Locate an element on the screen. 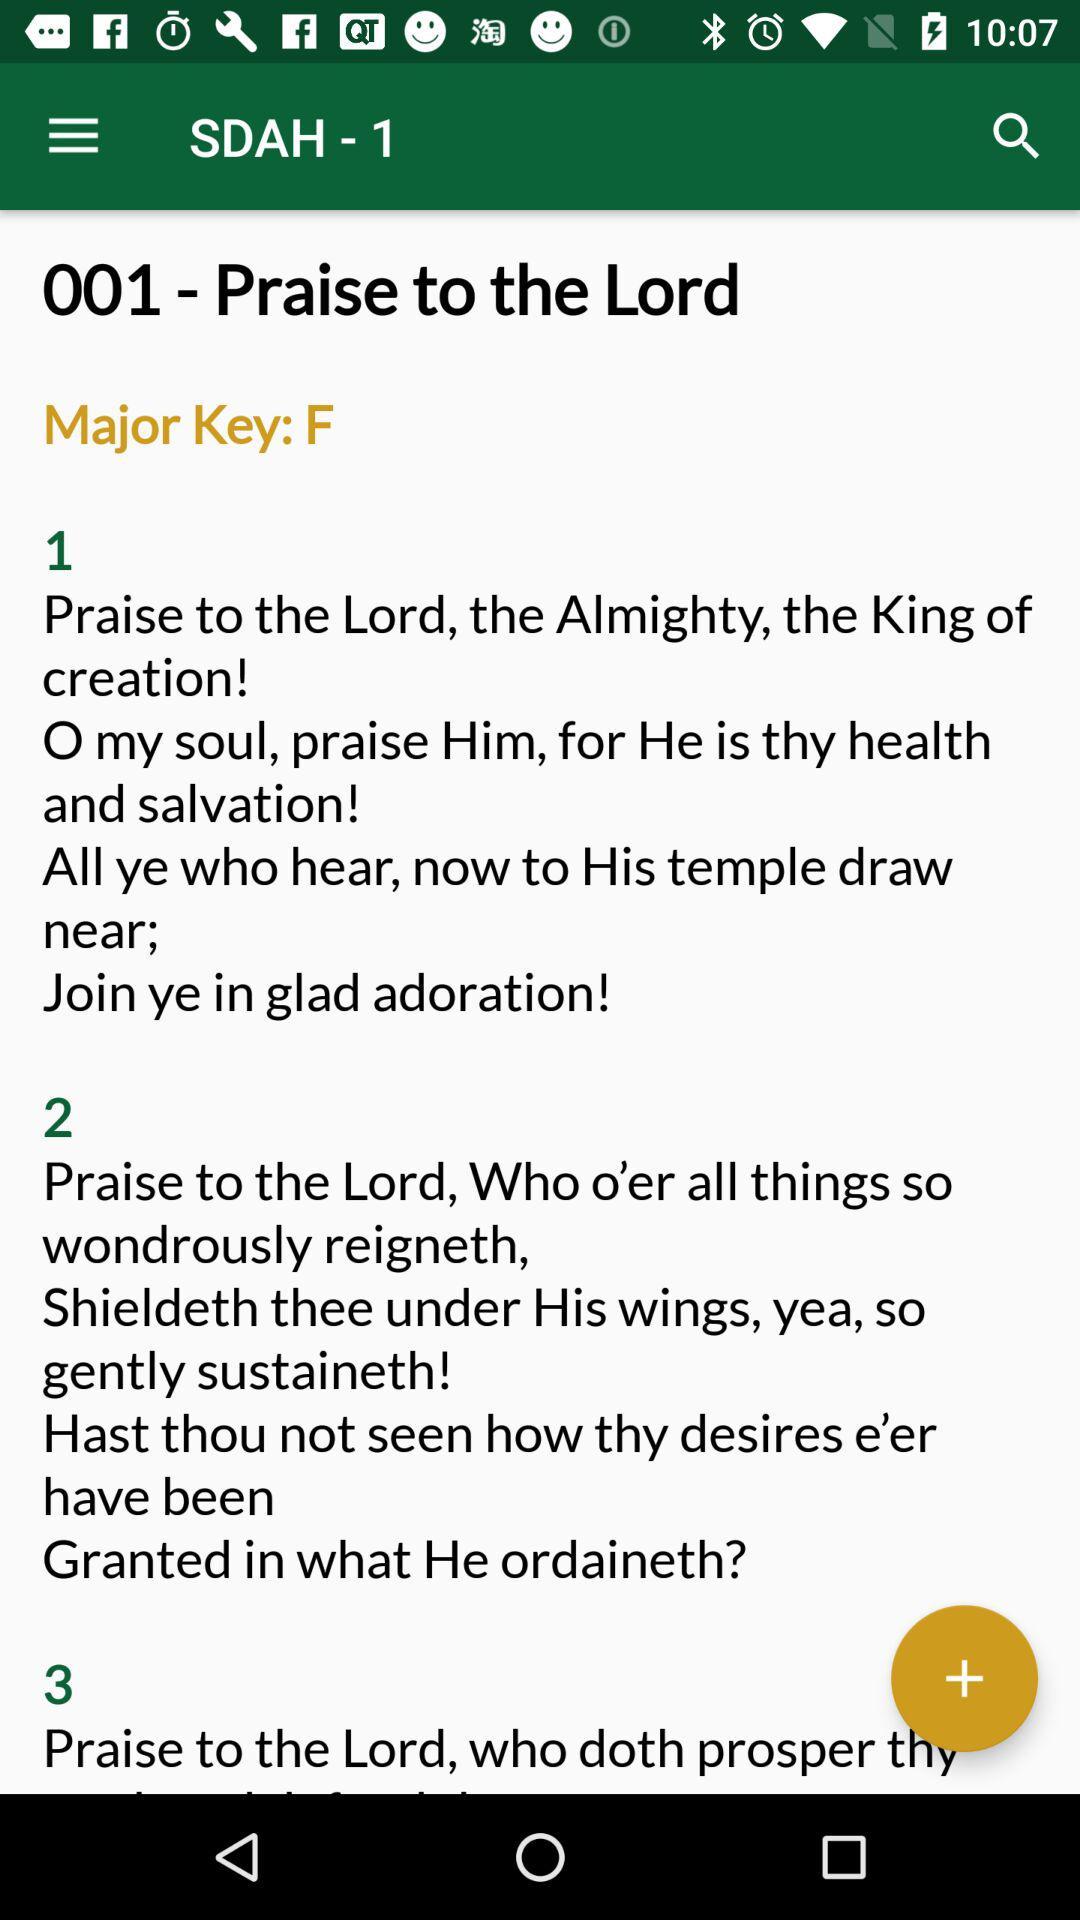  the 001 praise to at the center is located at coordinates (540, 1022).